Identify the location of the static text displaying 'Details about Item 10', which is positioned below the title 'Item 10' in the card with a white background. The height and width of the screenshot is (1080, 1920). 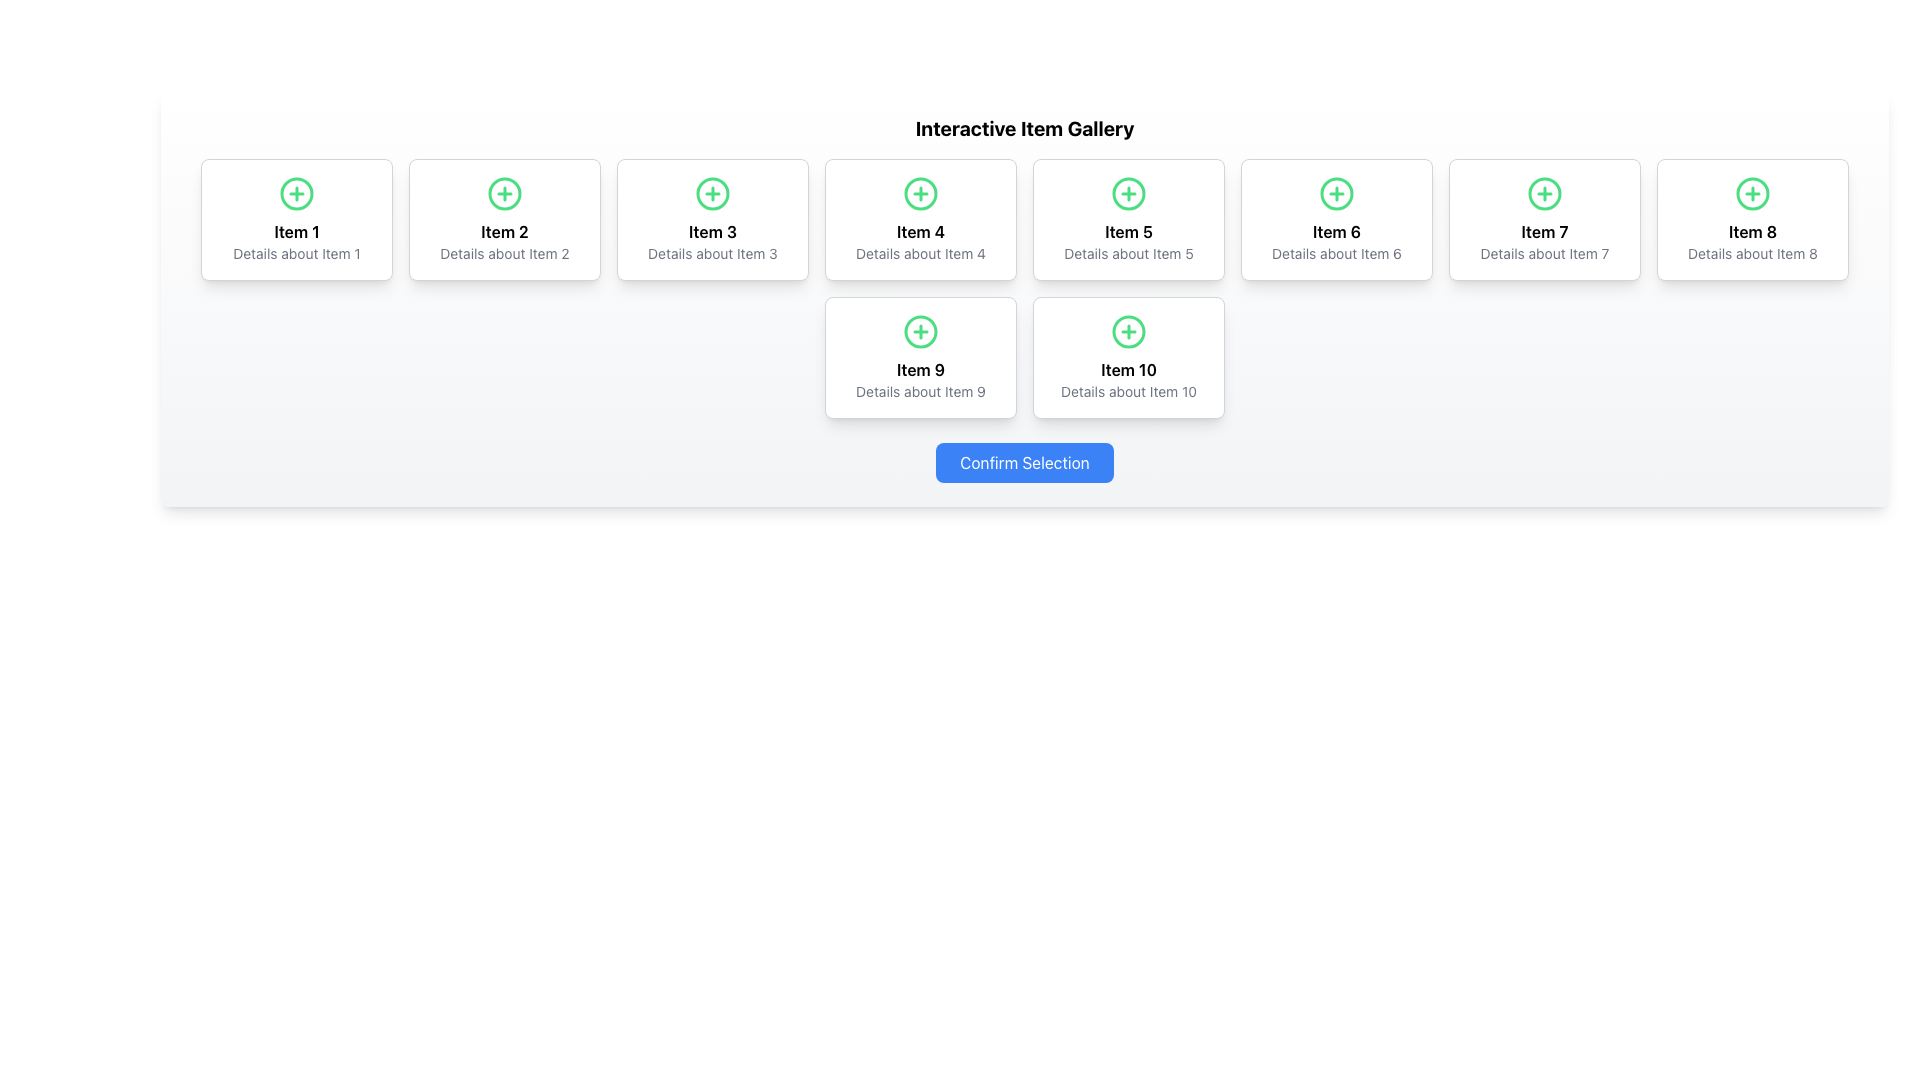
(1128, 392).